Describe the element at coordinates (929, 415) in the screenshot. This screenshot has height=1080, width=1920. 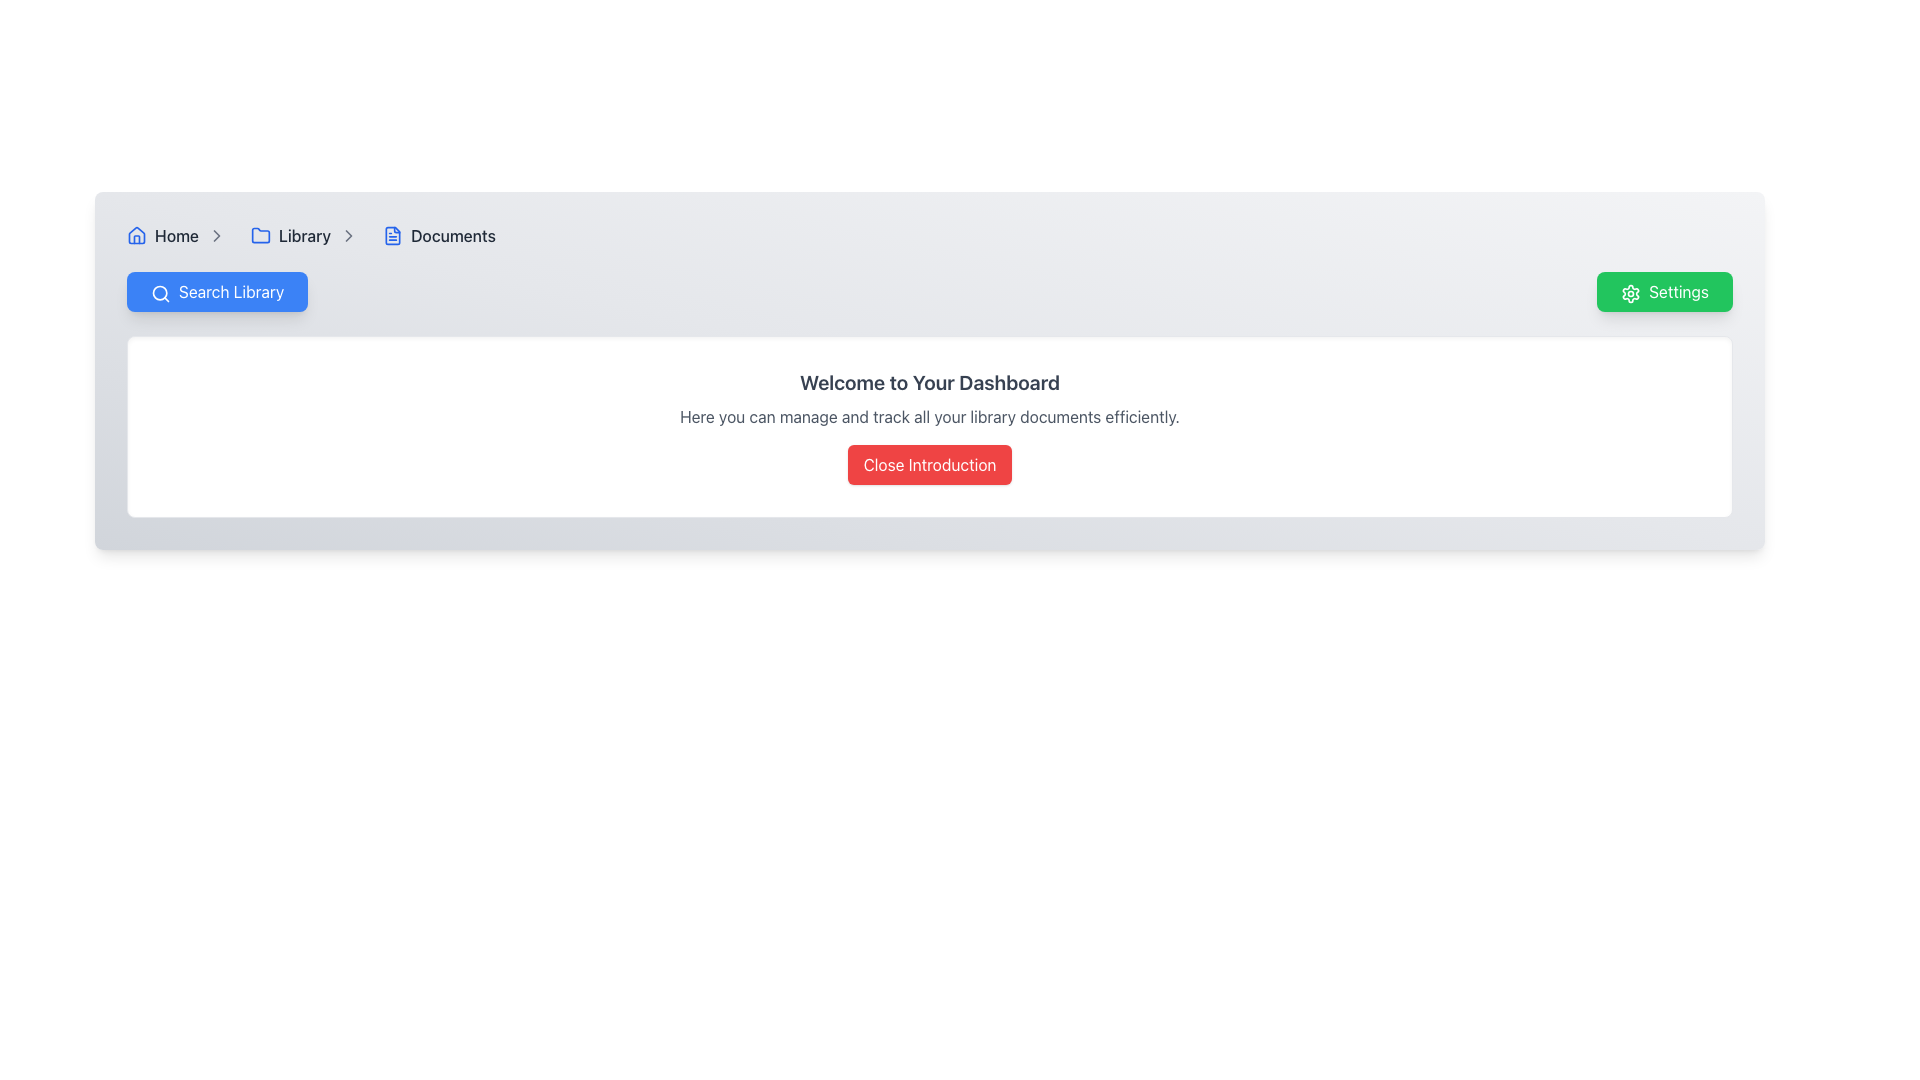
I see `the static text element that provides introductory information about managing and tracking library documents, located below the title 'Welcome to Your Dashboard'` at that location.